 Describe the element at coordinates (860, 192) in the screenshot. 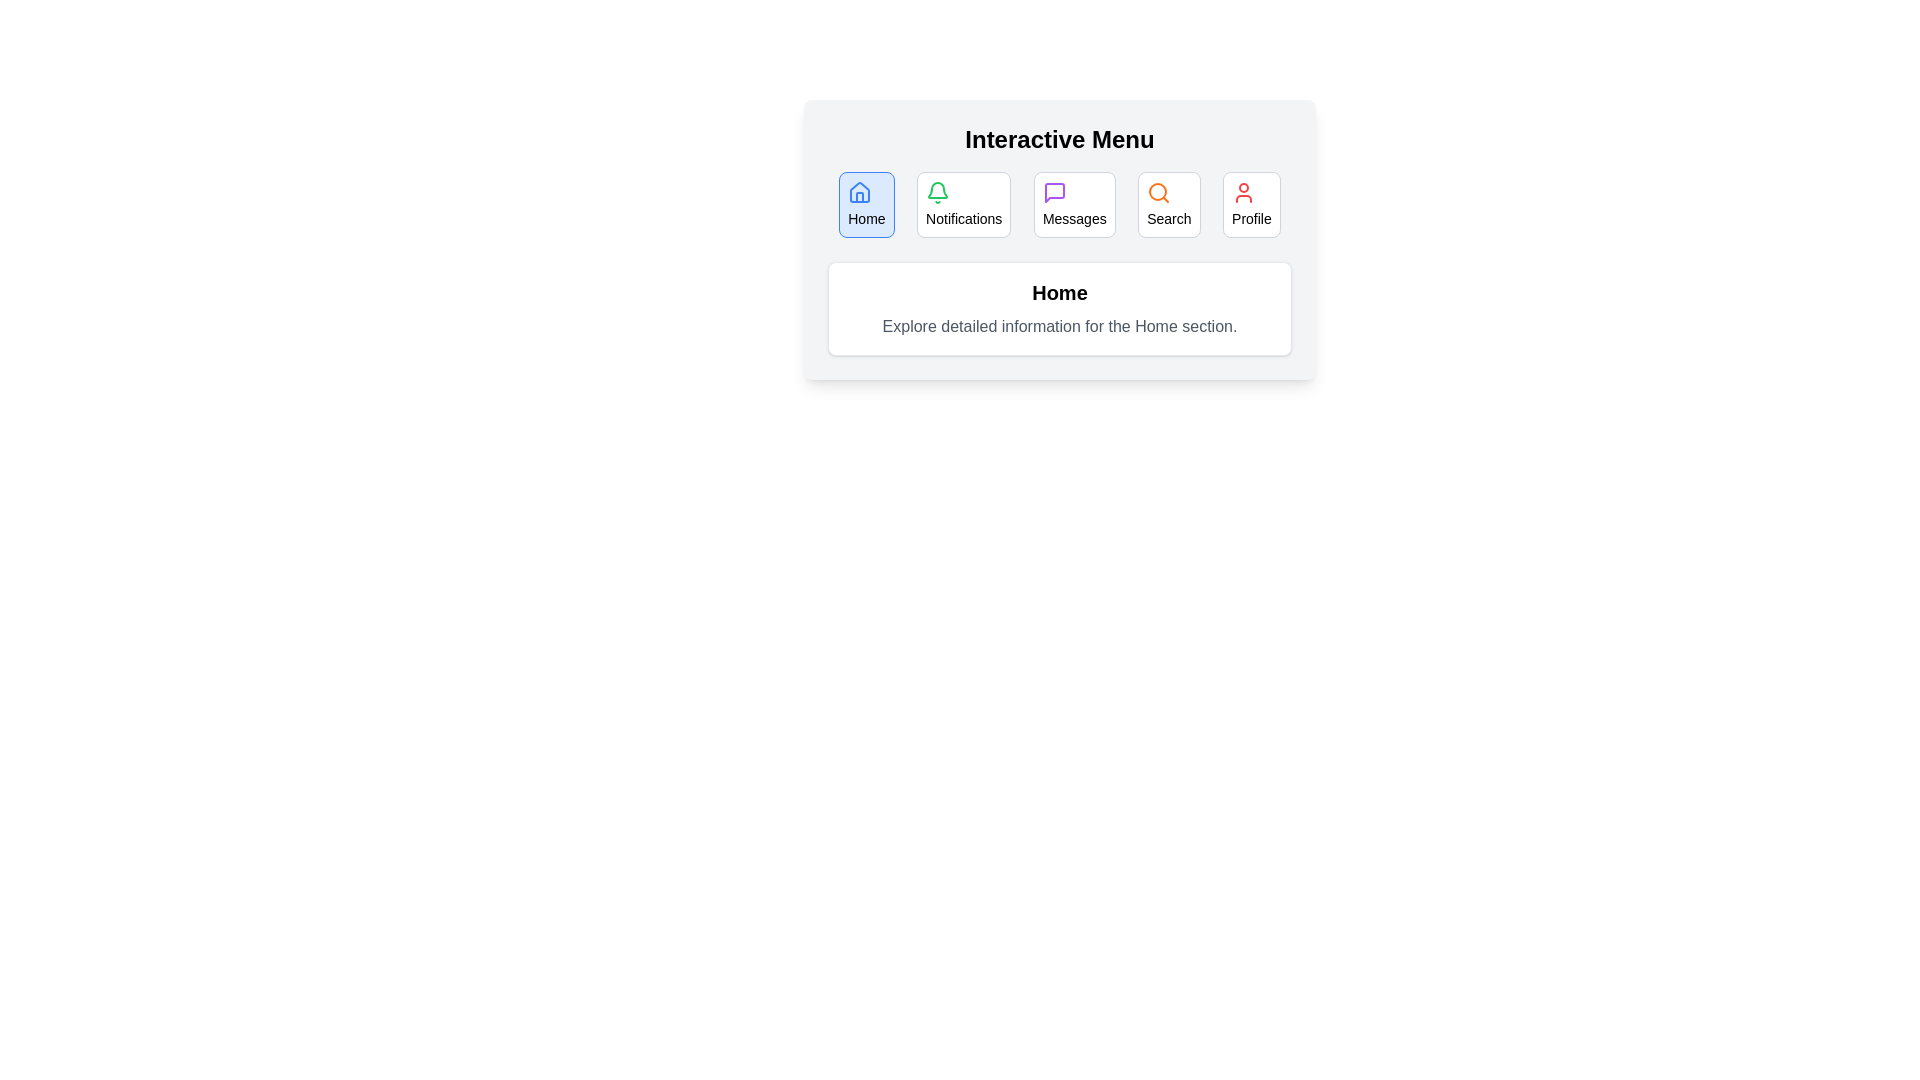

I see `the house icon with a blue outline in the top menu labeled 'Home'` at that location.